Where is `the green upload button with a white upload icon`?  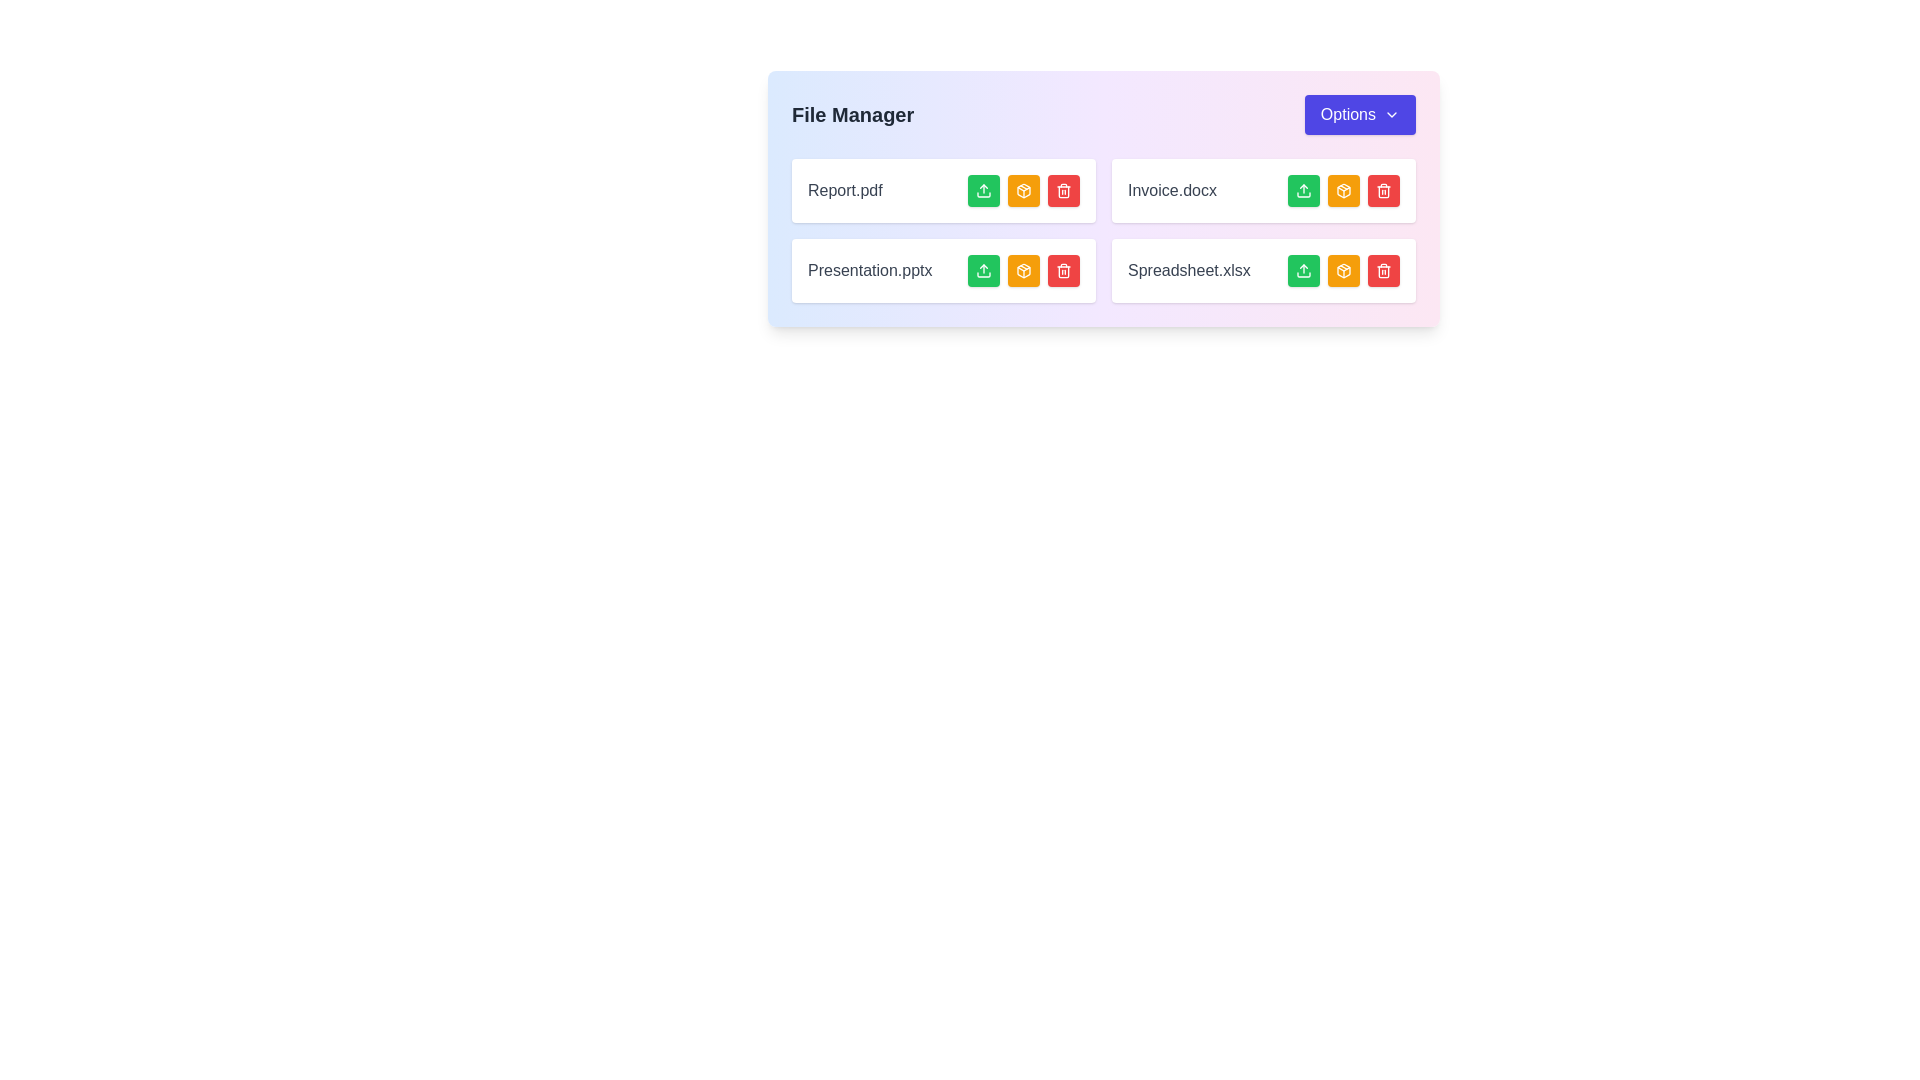 the green upload button with a white upload icon is located at coordinates (1304, 191).